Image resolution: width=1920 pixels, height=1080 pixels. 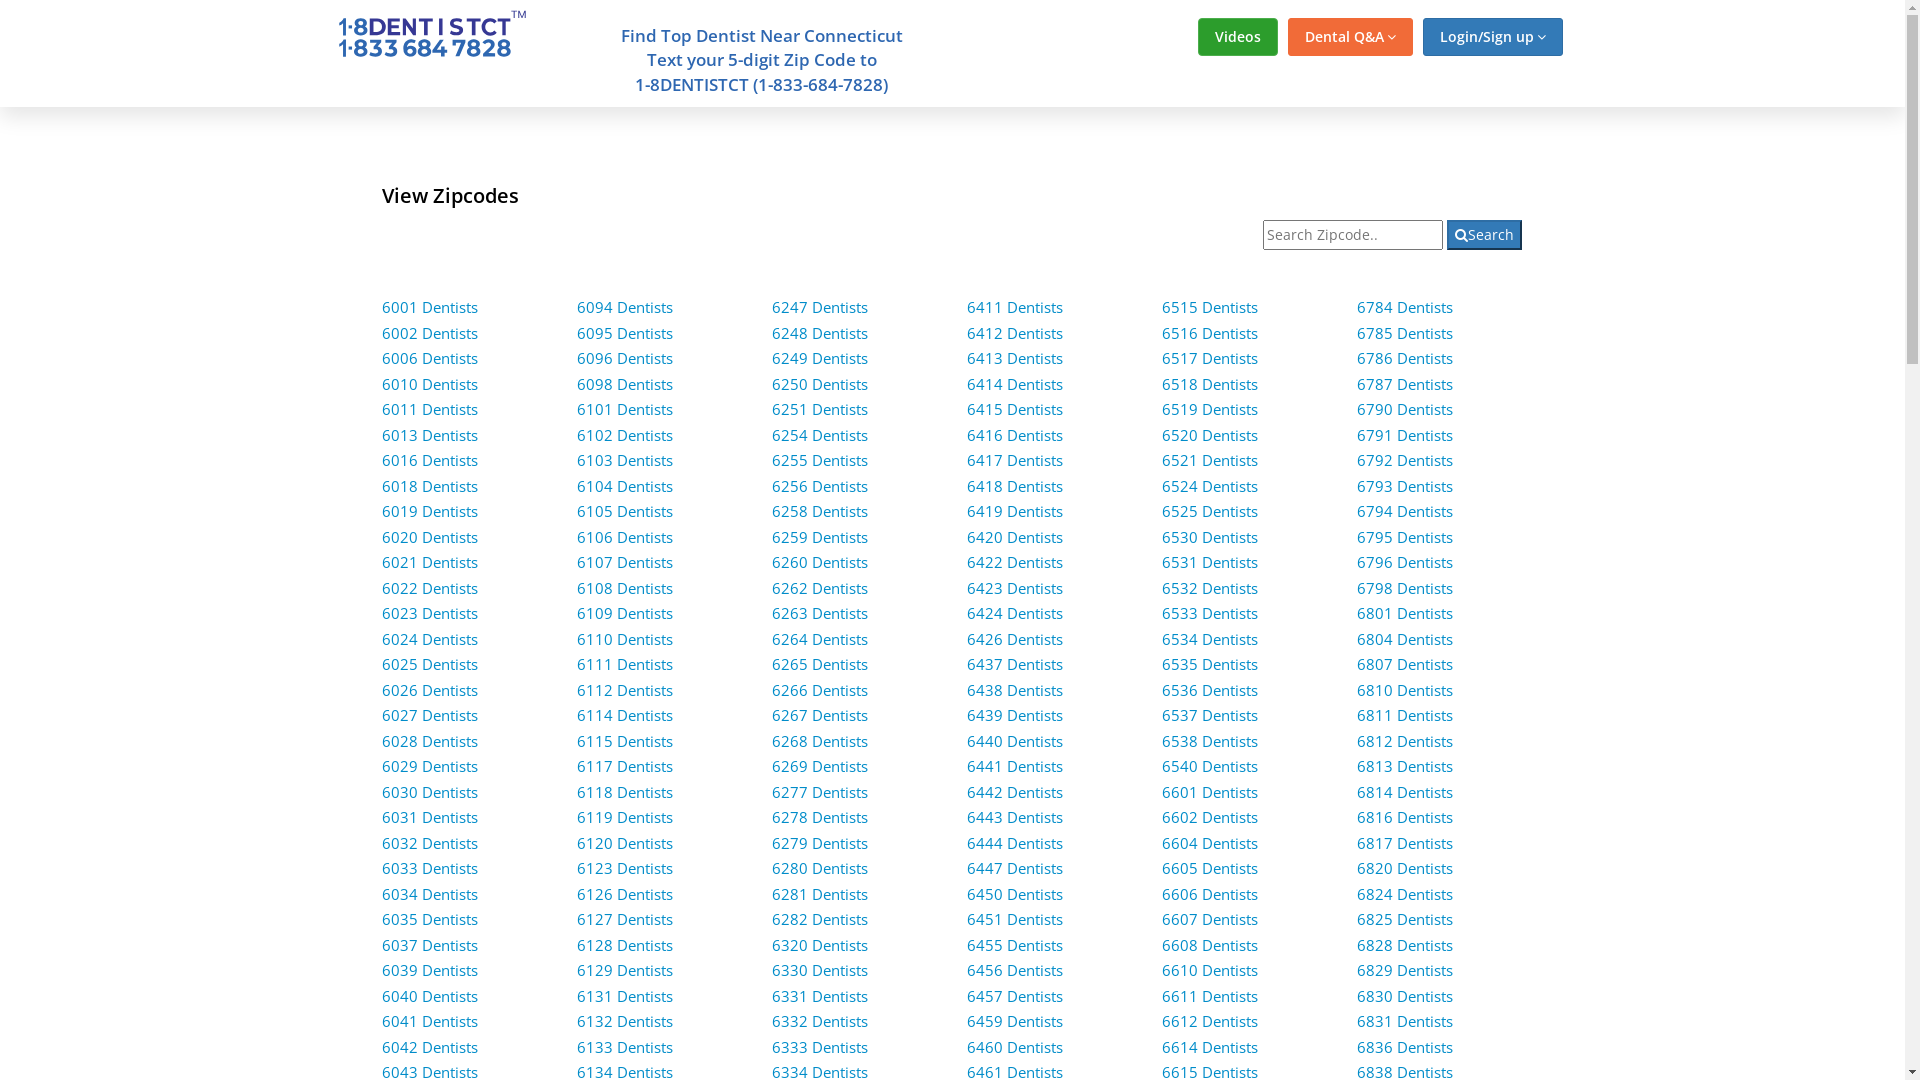 What do you see at coordinates (1446, 234) in the screenshot?
I see `'Search'` at bounding box center [1446, 234].